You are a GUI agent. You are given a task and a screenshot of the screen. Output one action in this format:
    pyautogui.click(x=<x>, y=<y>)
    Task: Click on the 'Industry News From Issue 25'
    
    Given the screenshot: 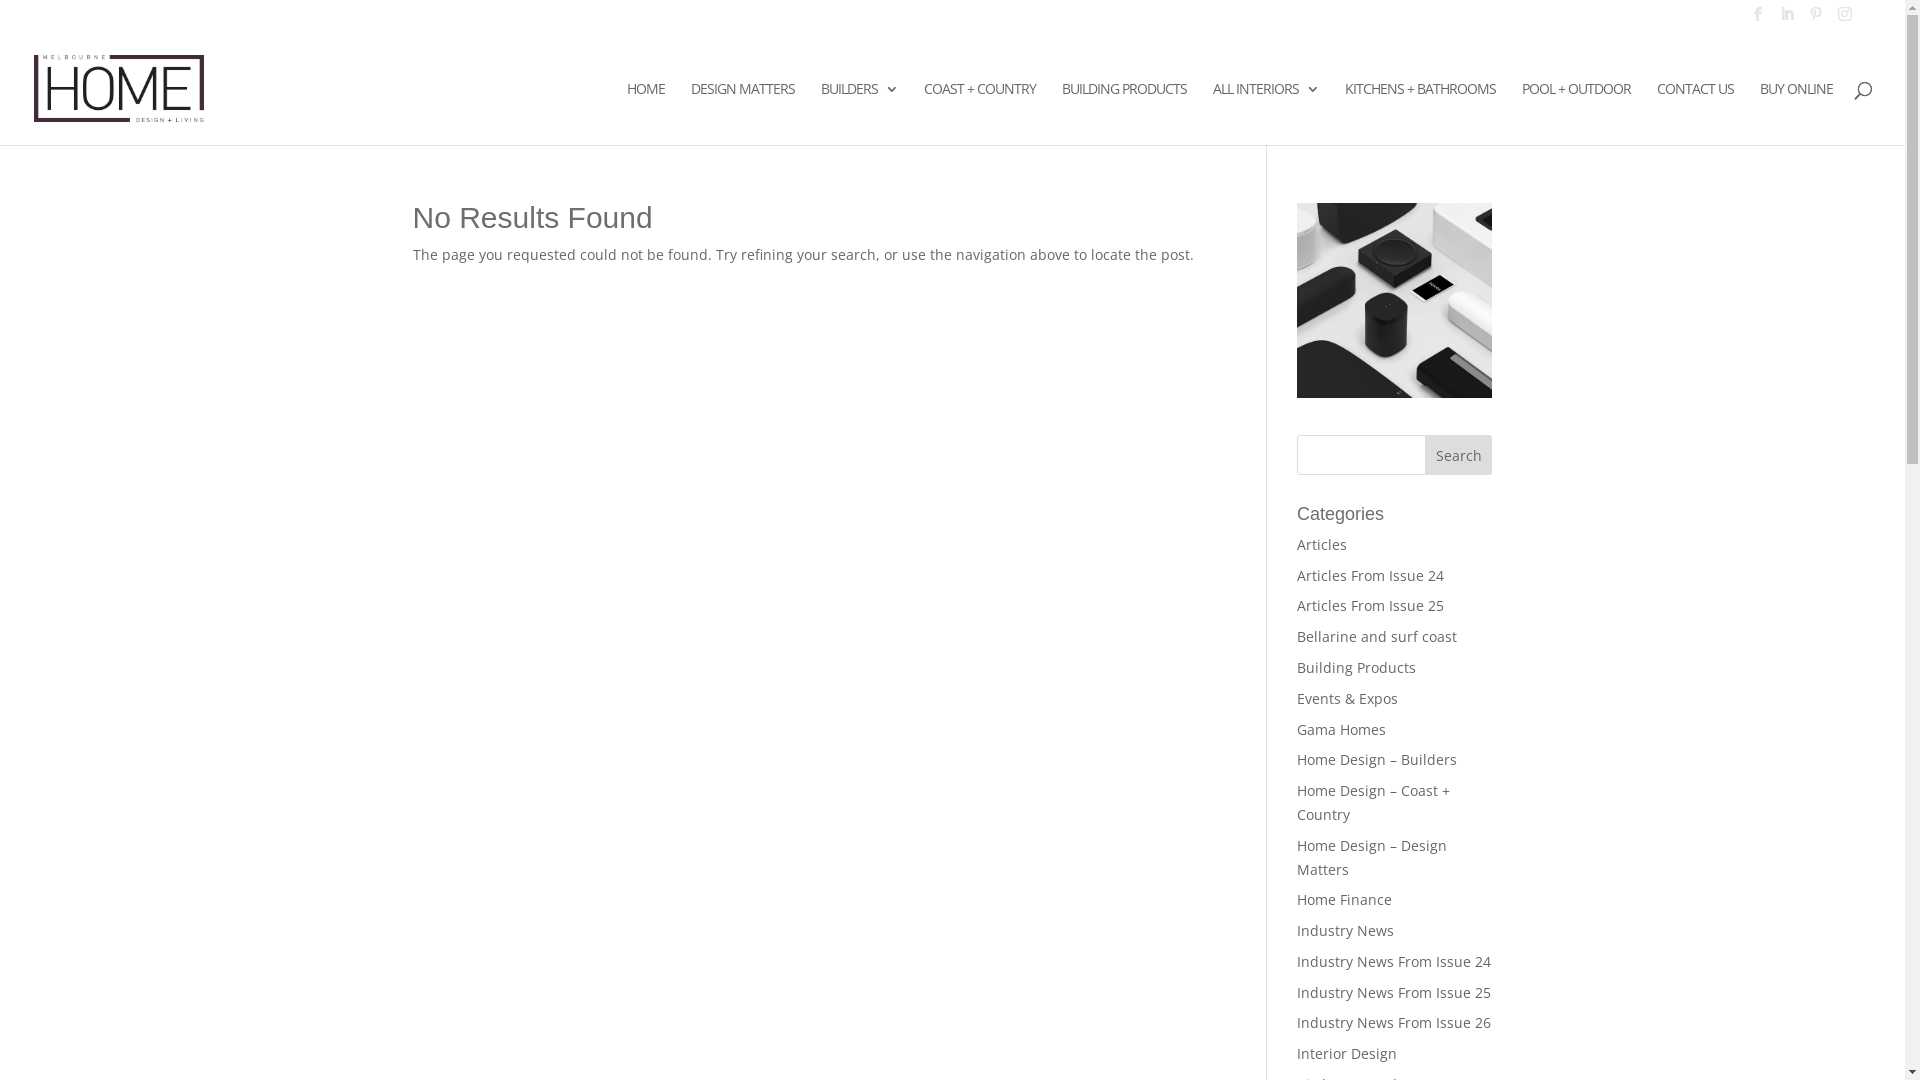 What is the action you would take?
    pyautogui.click(x=1296, y=992)
    